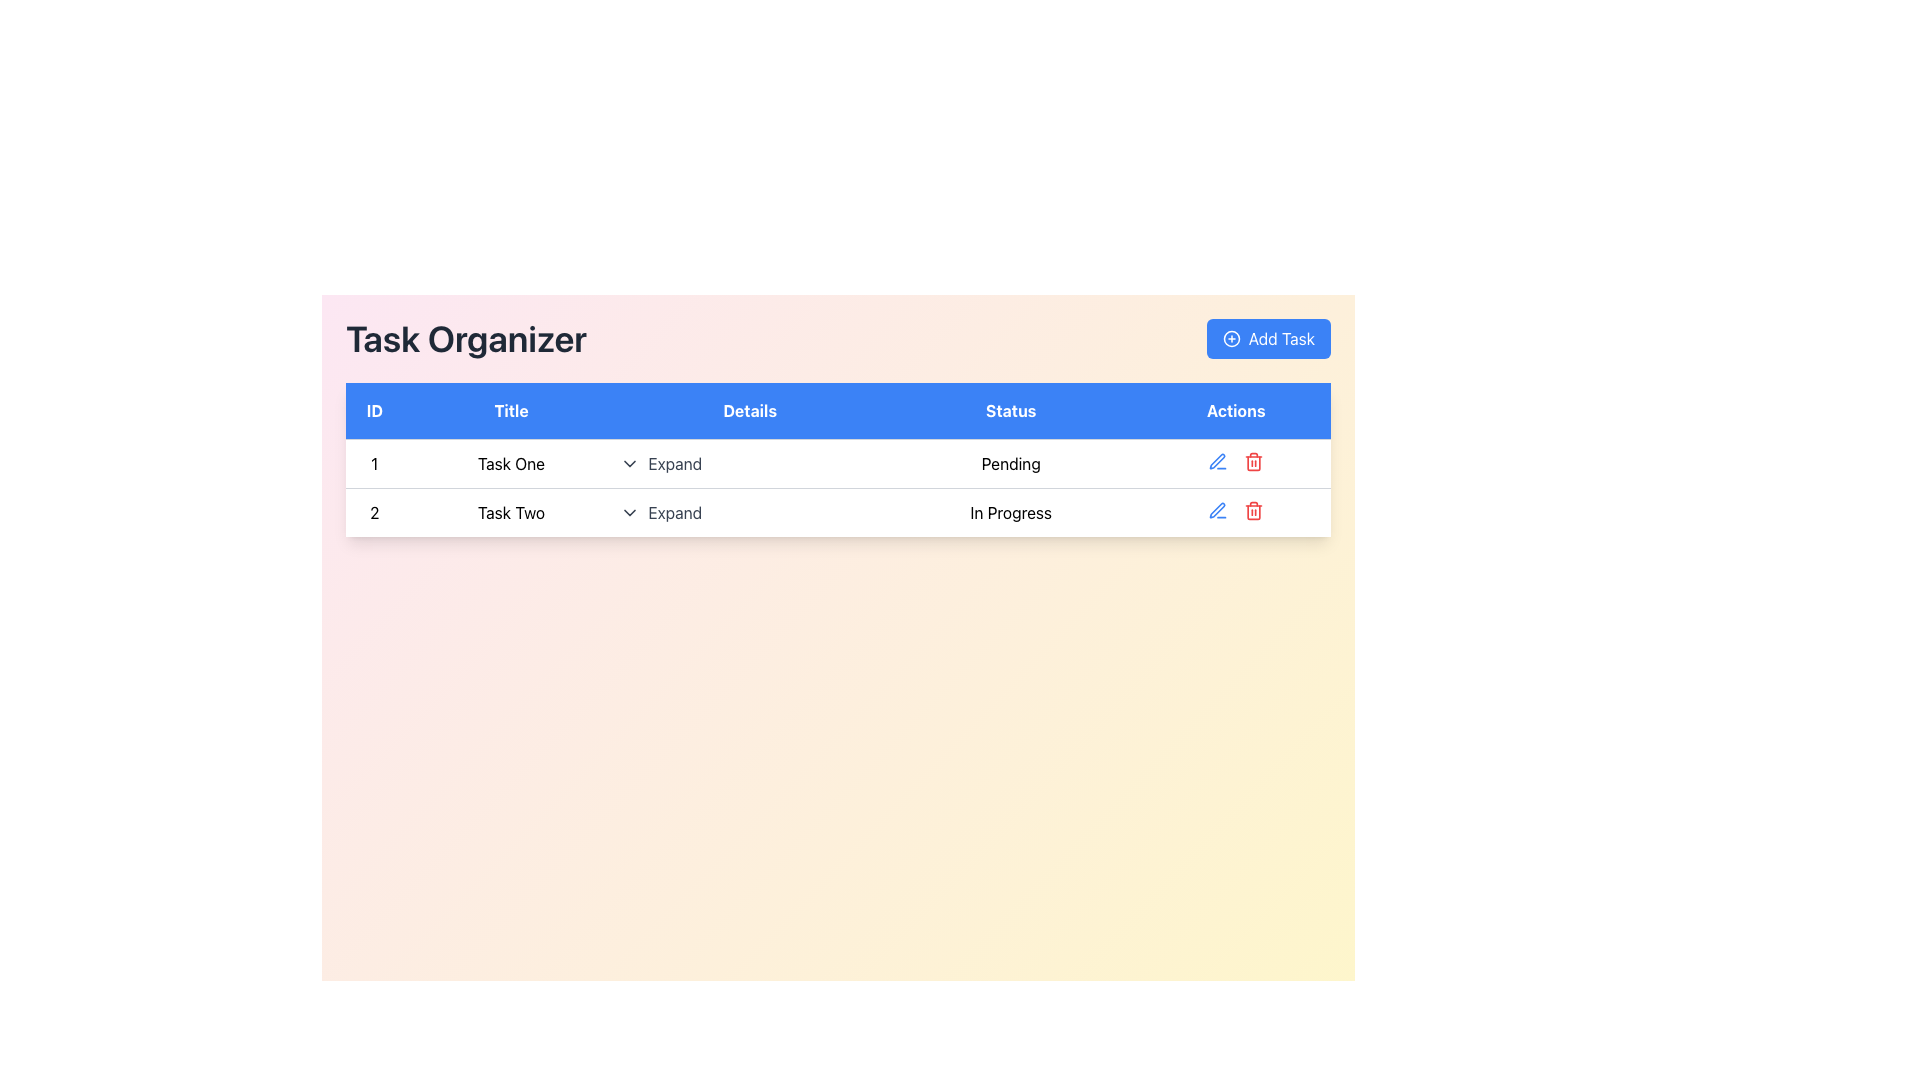 This screenshot has height=1080, width=1920. Describe the element at coordinates (661, 463) in the screenshot. I see `the 'Expand' button in the 'Task Organizer' data table` at that location.